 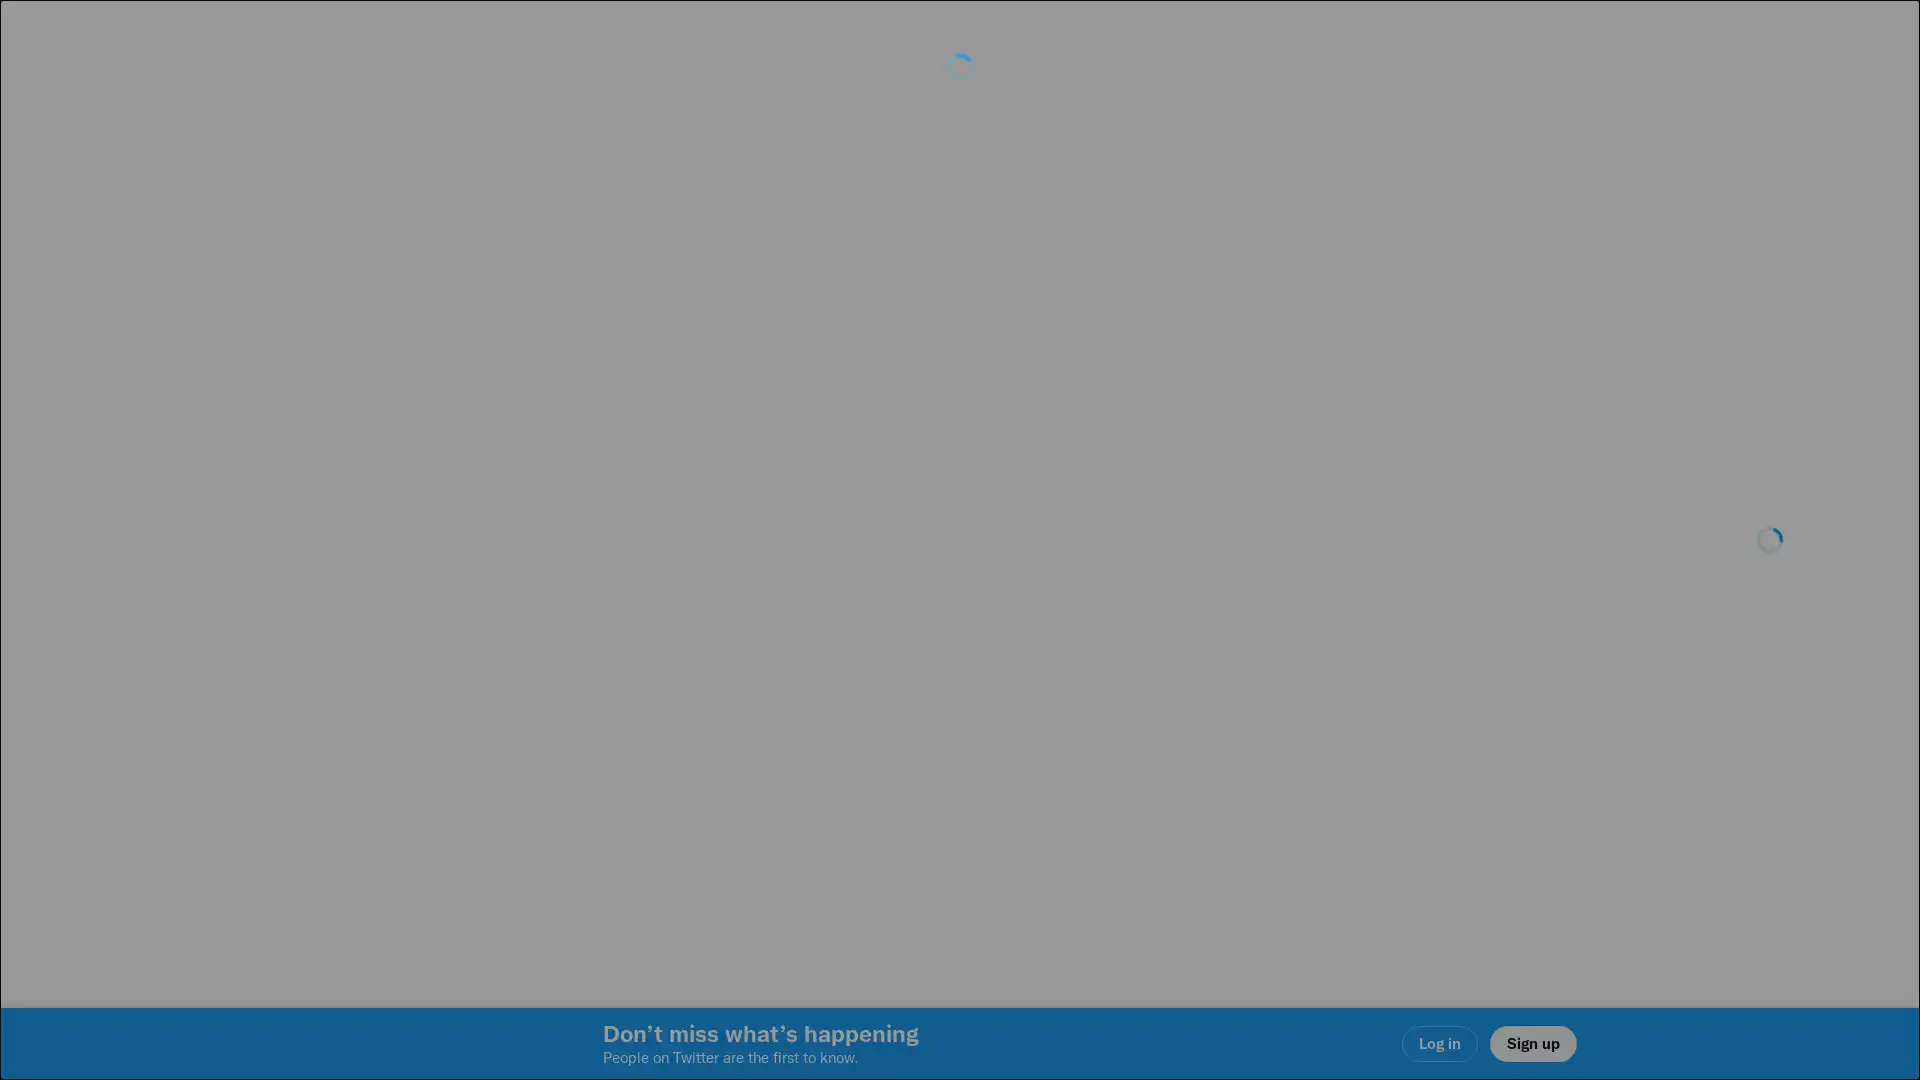 What do you see at coordinates (722, 681) in the screenshot?
I see `Sign up` at bounding box center [722, 681].